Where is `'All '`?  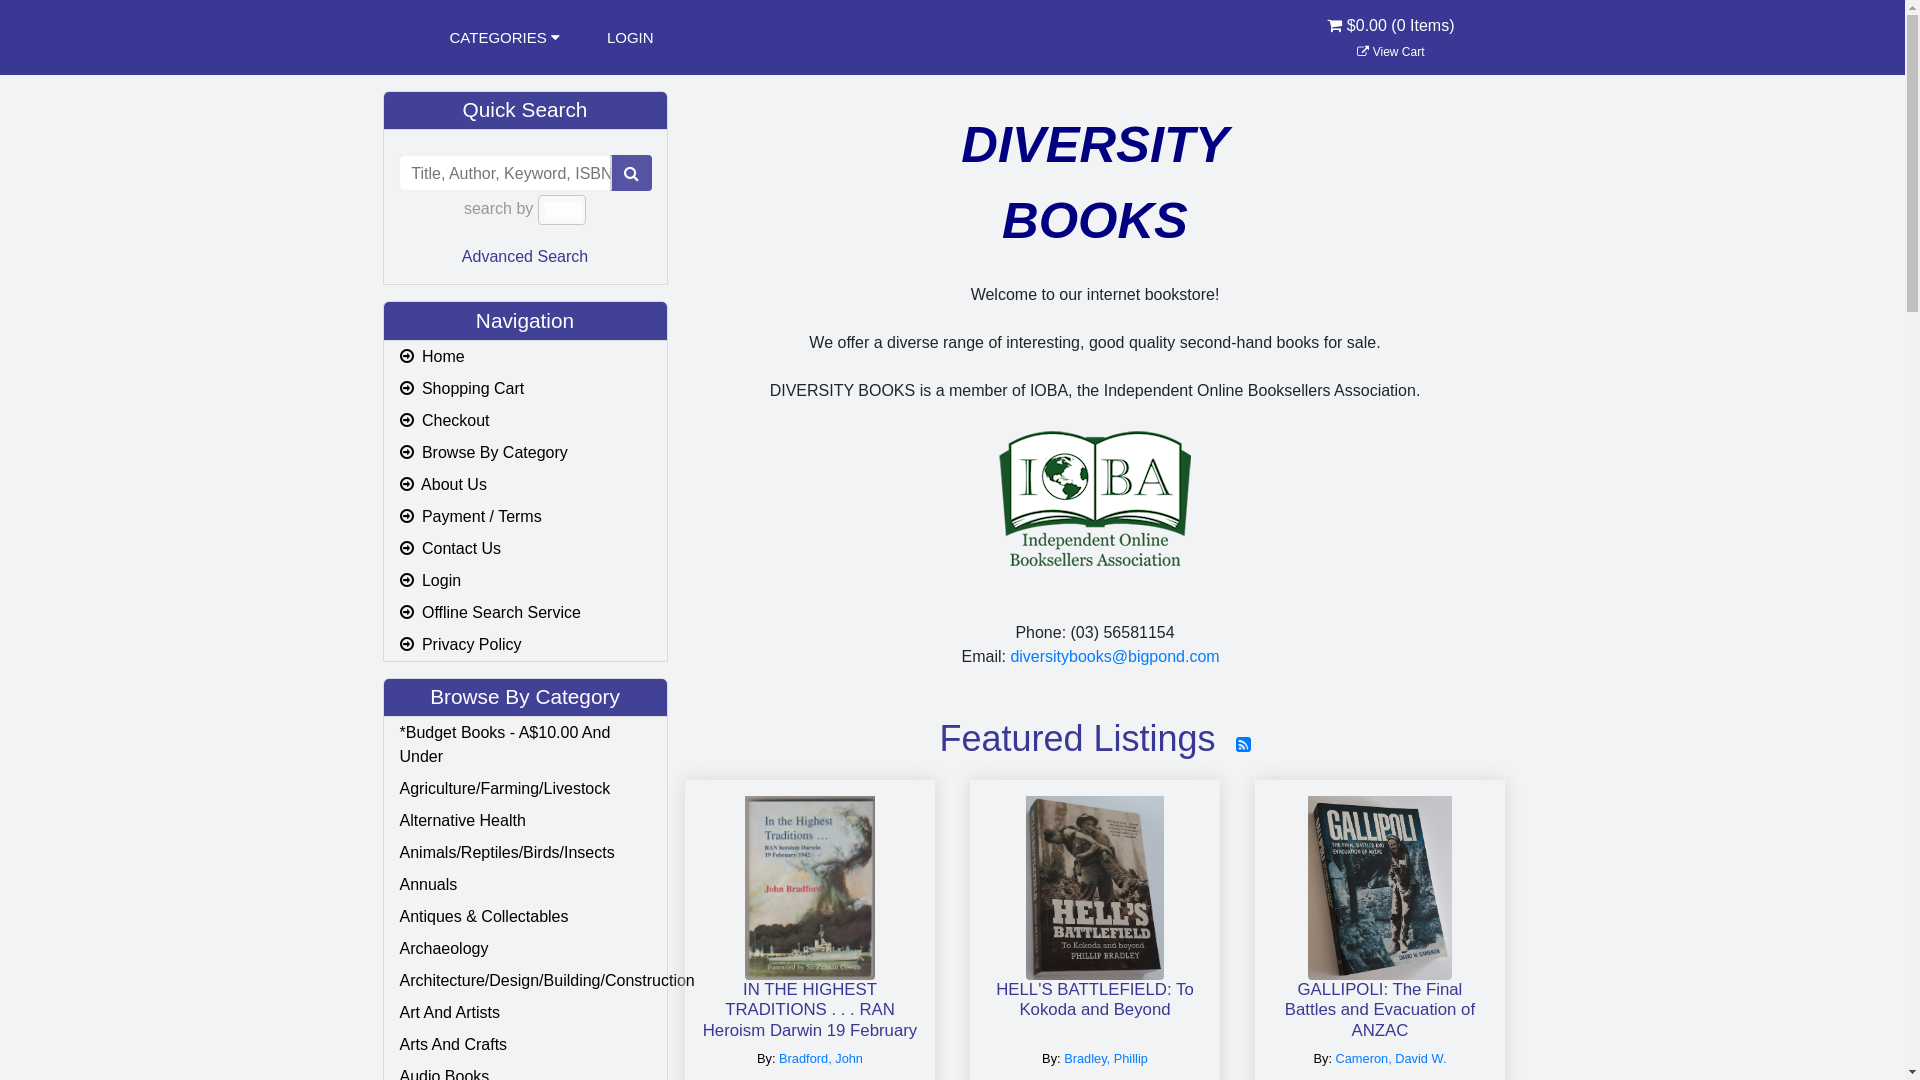
'All ' is located at coordinates (537, 209).